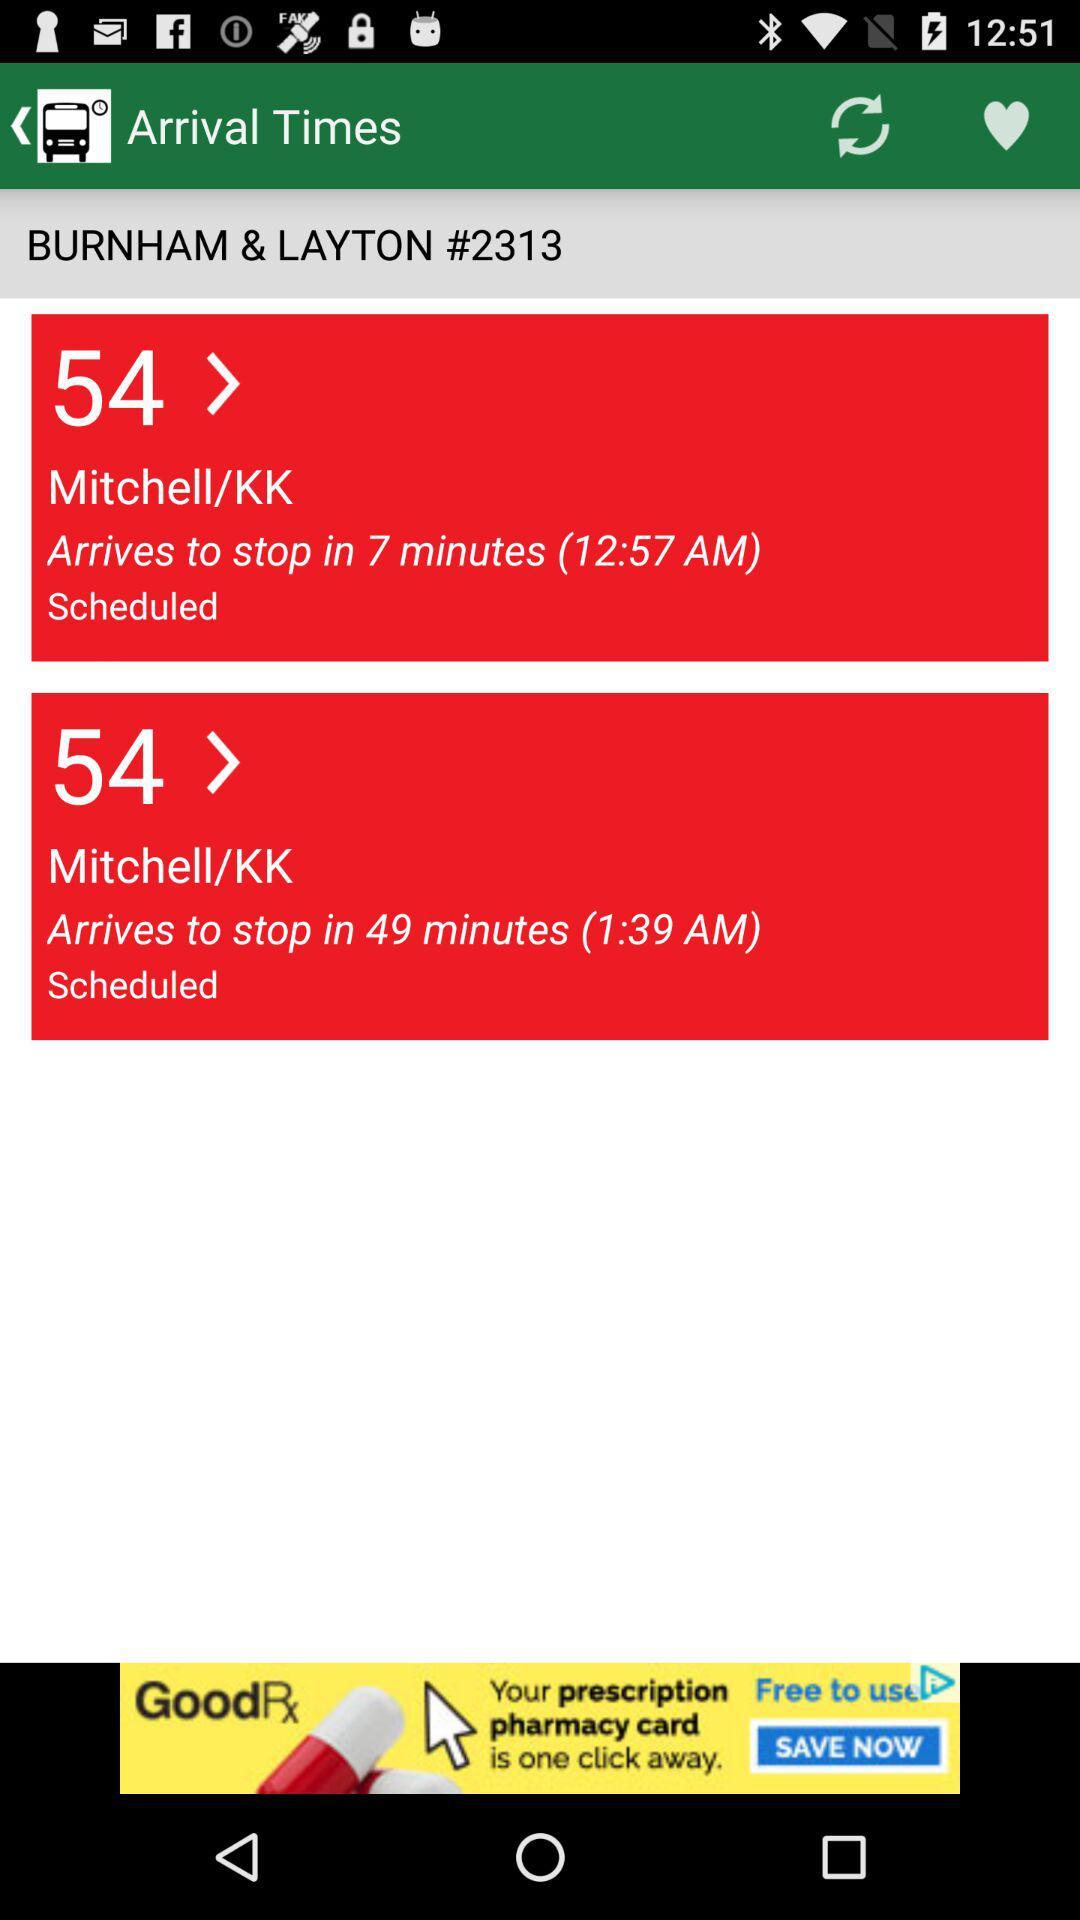 Image resolution: width=1080 pixels, height=1920 pixels. Describe the element at coordinates (540, 1727) in the screenshot. I see `advertisement` at that location.